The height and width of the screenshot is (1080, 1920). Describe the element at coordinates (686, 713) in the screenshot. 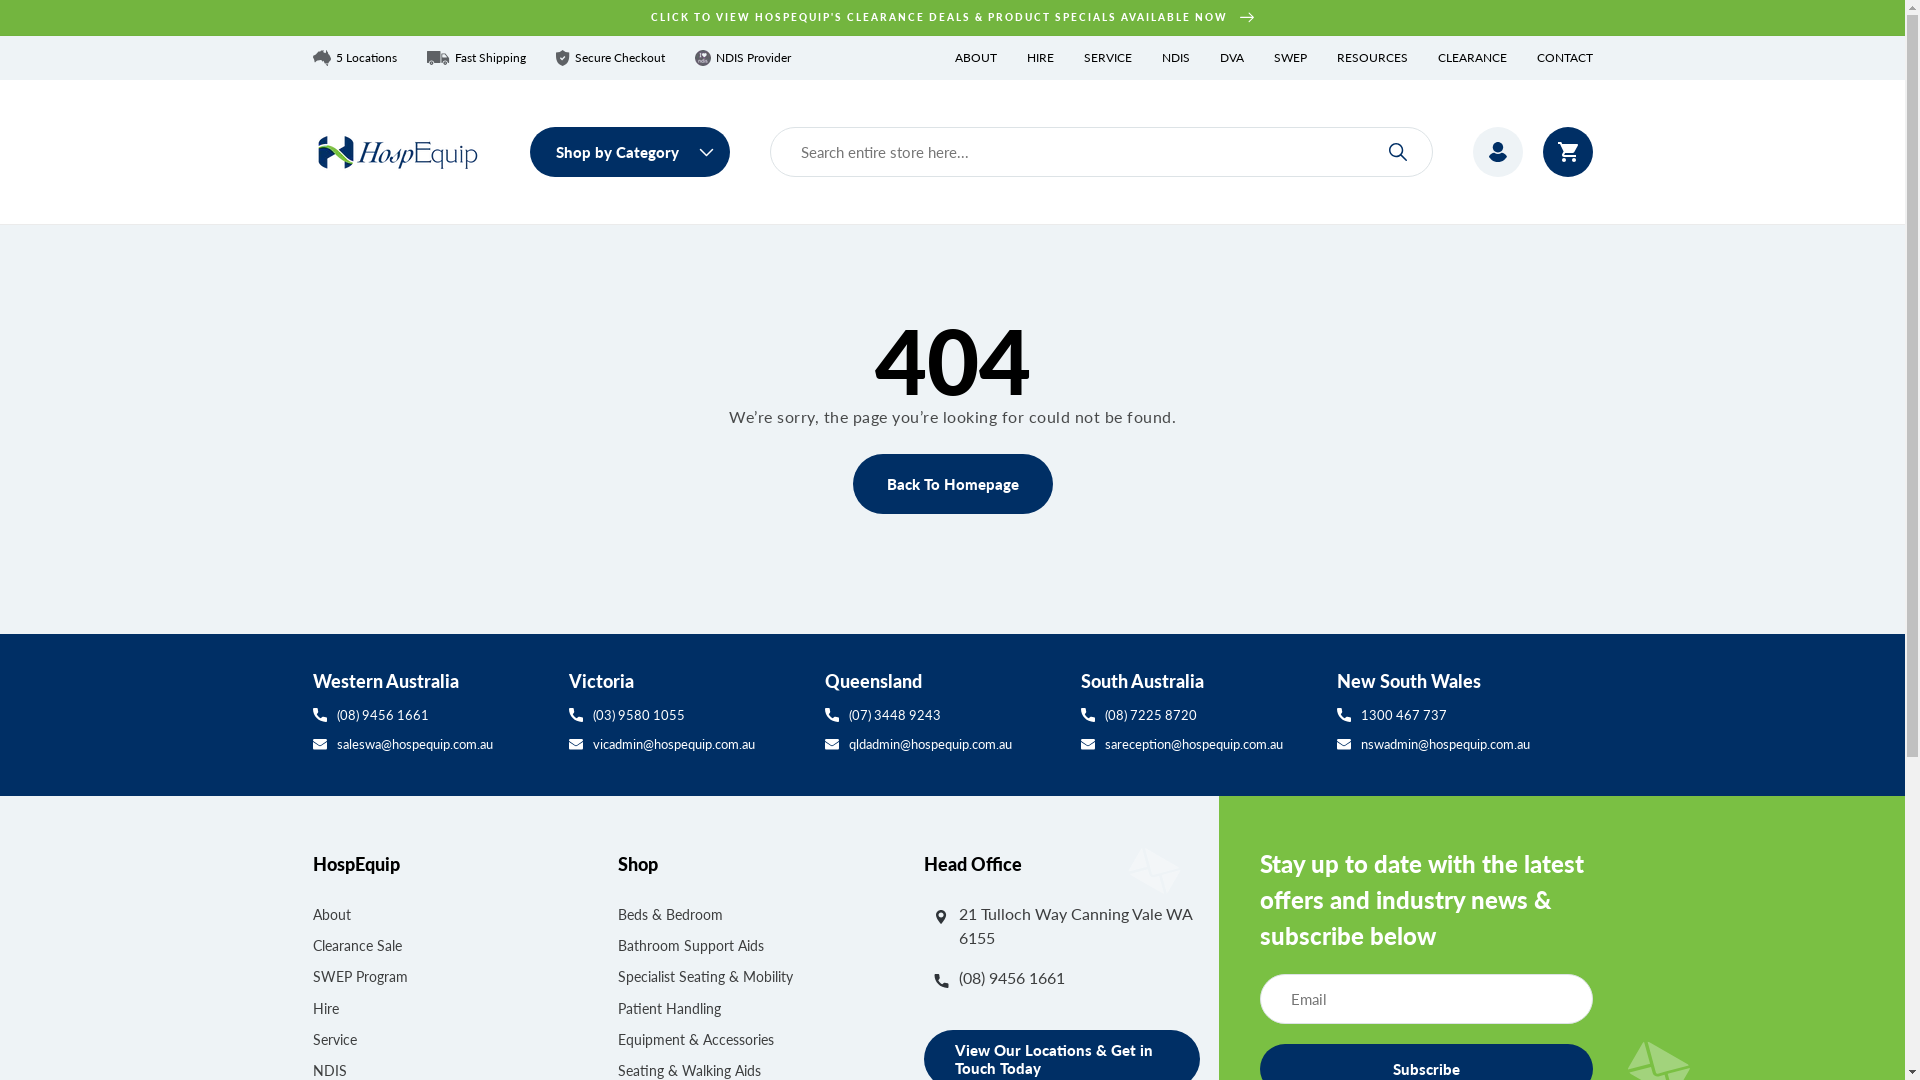

I see `'(03) 9580 1055'` at that location.